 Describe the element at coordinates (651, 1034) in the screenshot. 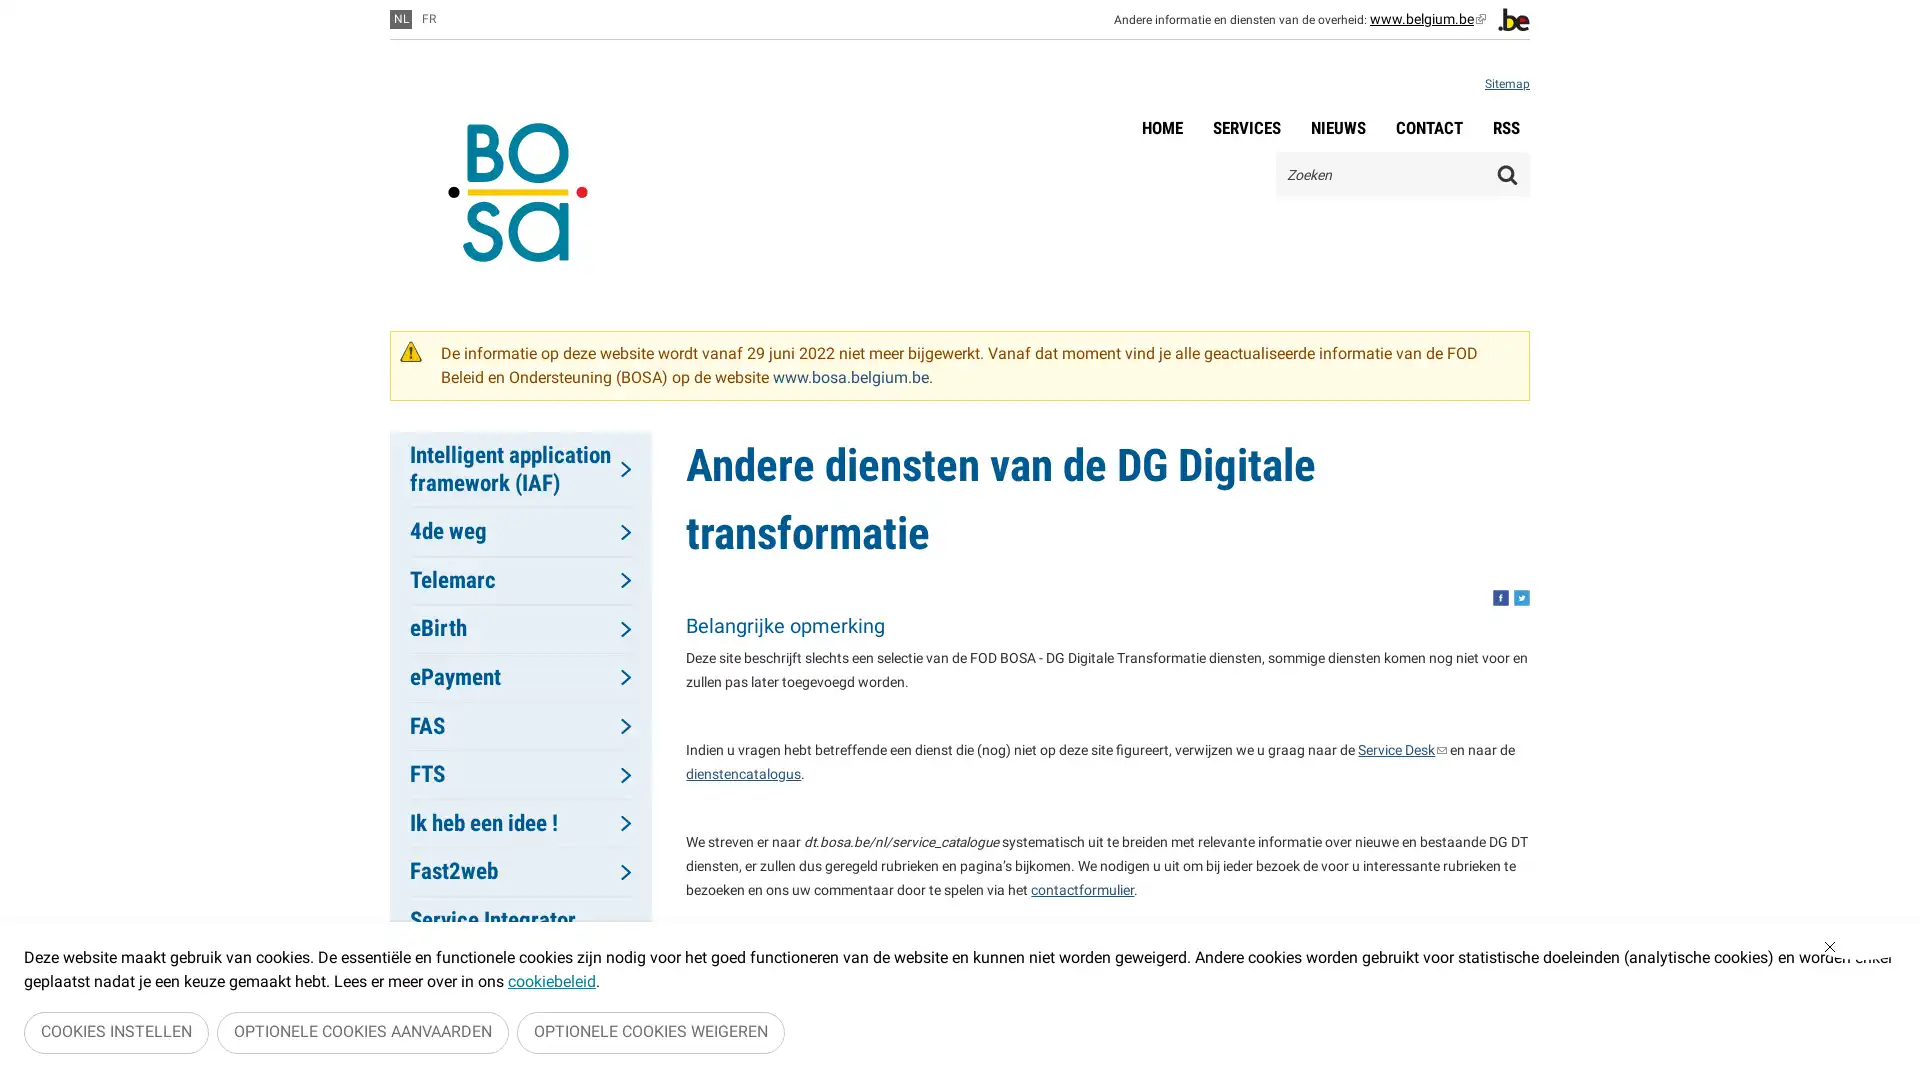

I see `OPTIONELE COOKIES WEIGEREN` at that location.